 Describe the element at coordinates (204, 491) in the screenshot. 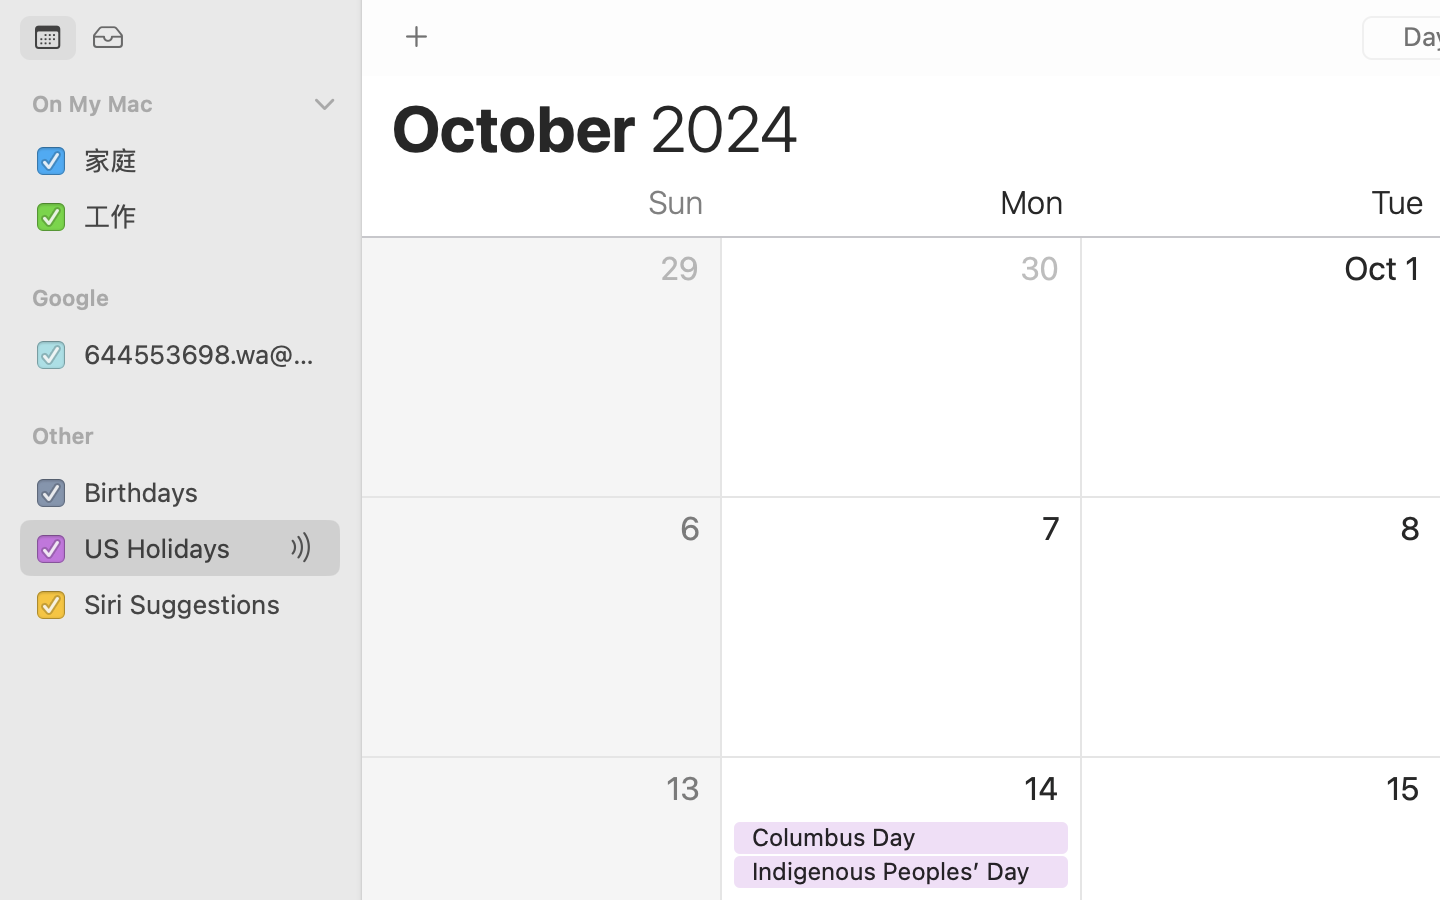

I see `'Birthdays'` at that location.